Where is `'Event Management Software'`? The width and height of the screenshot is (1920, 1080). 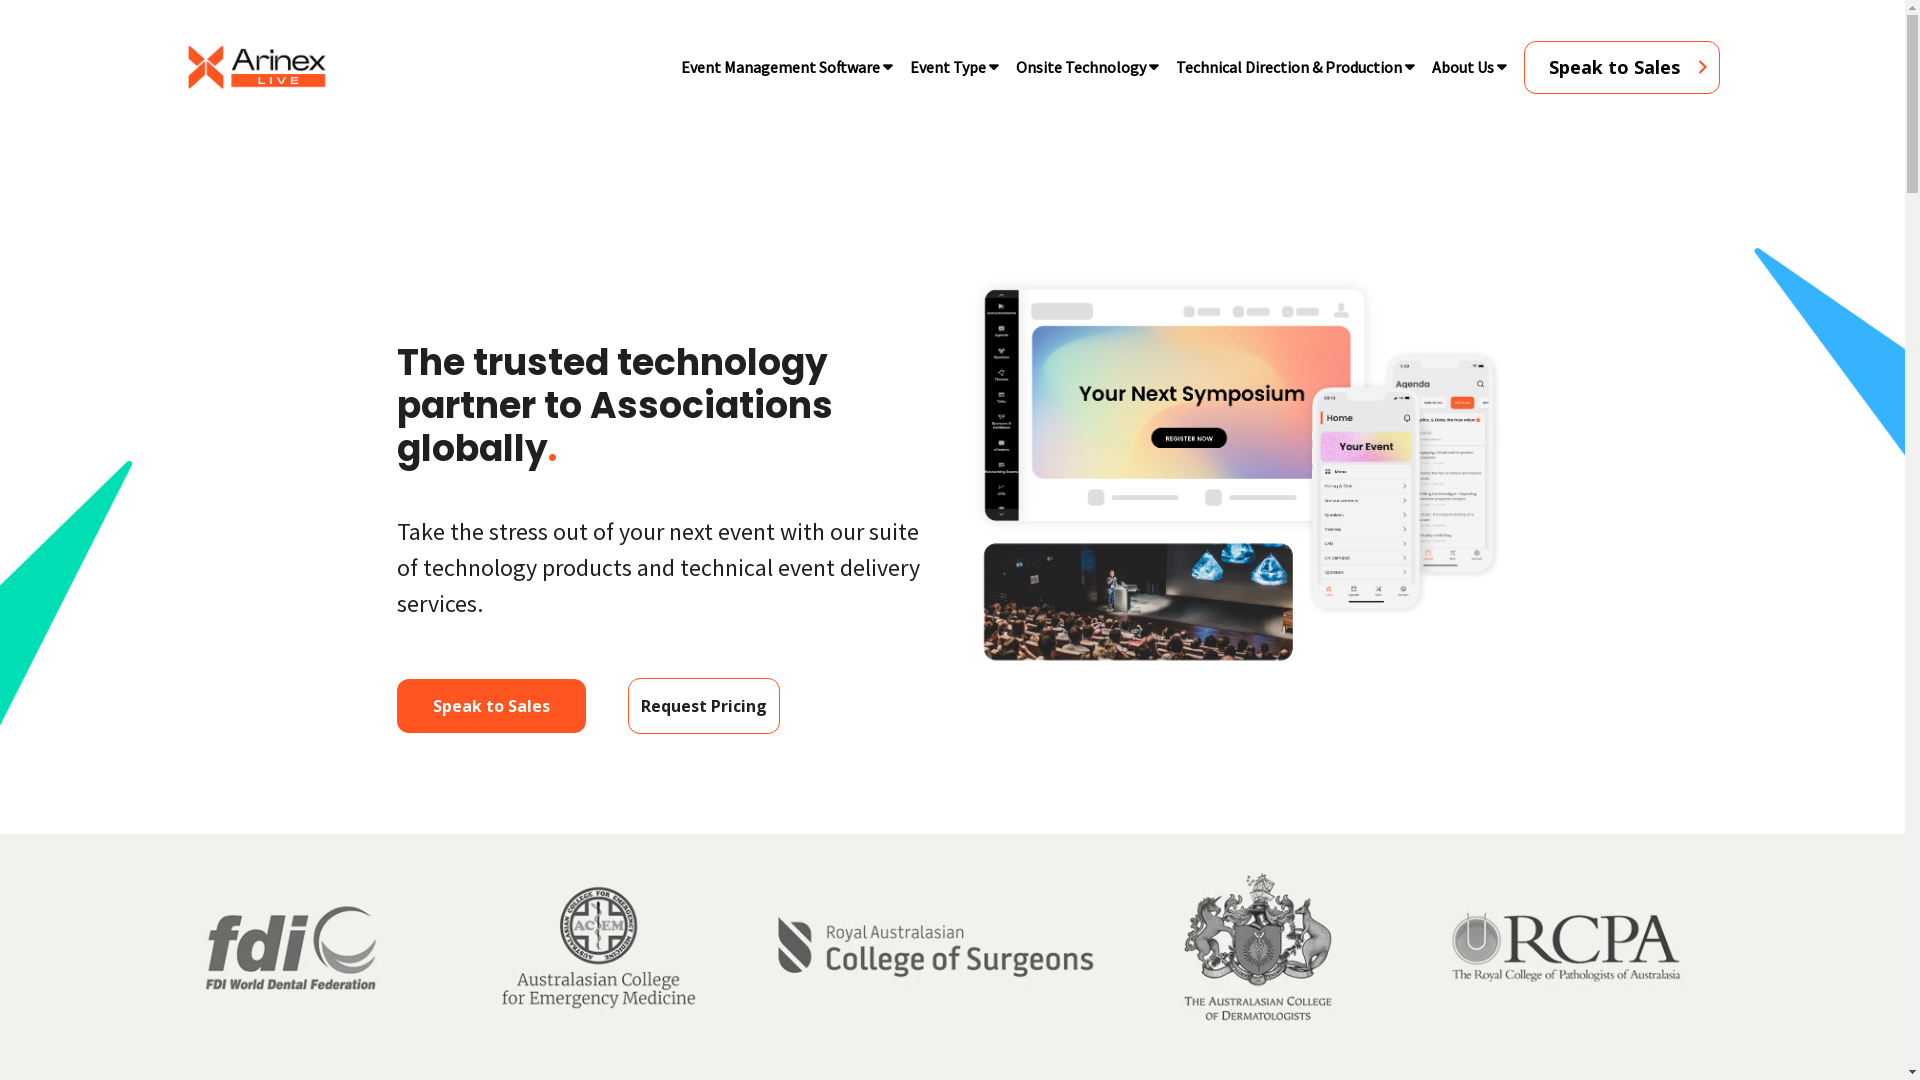 'Event Management Software' is located at coordinates (779, 65).